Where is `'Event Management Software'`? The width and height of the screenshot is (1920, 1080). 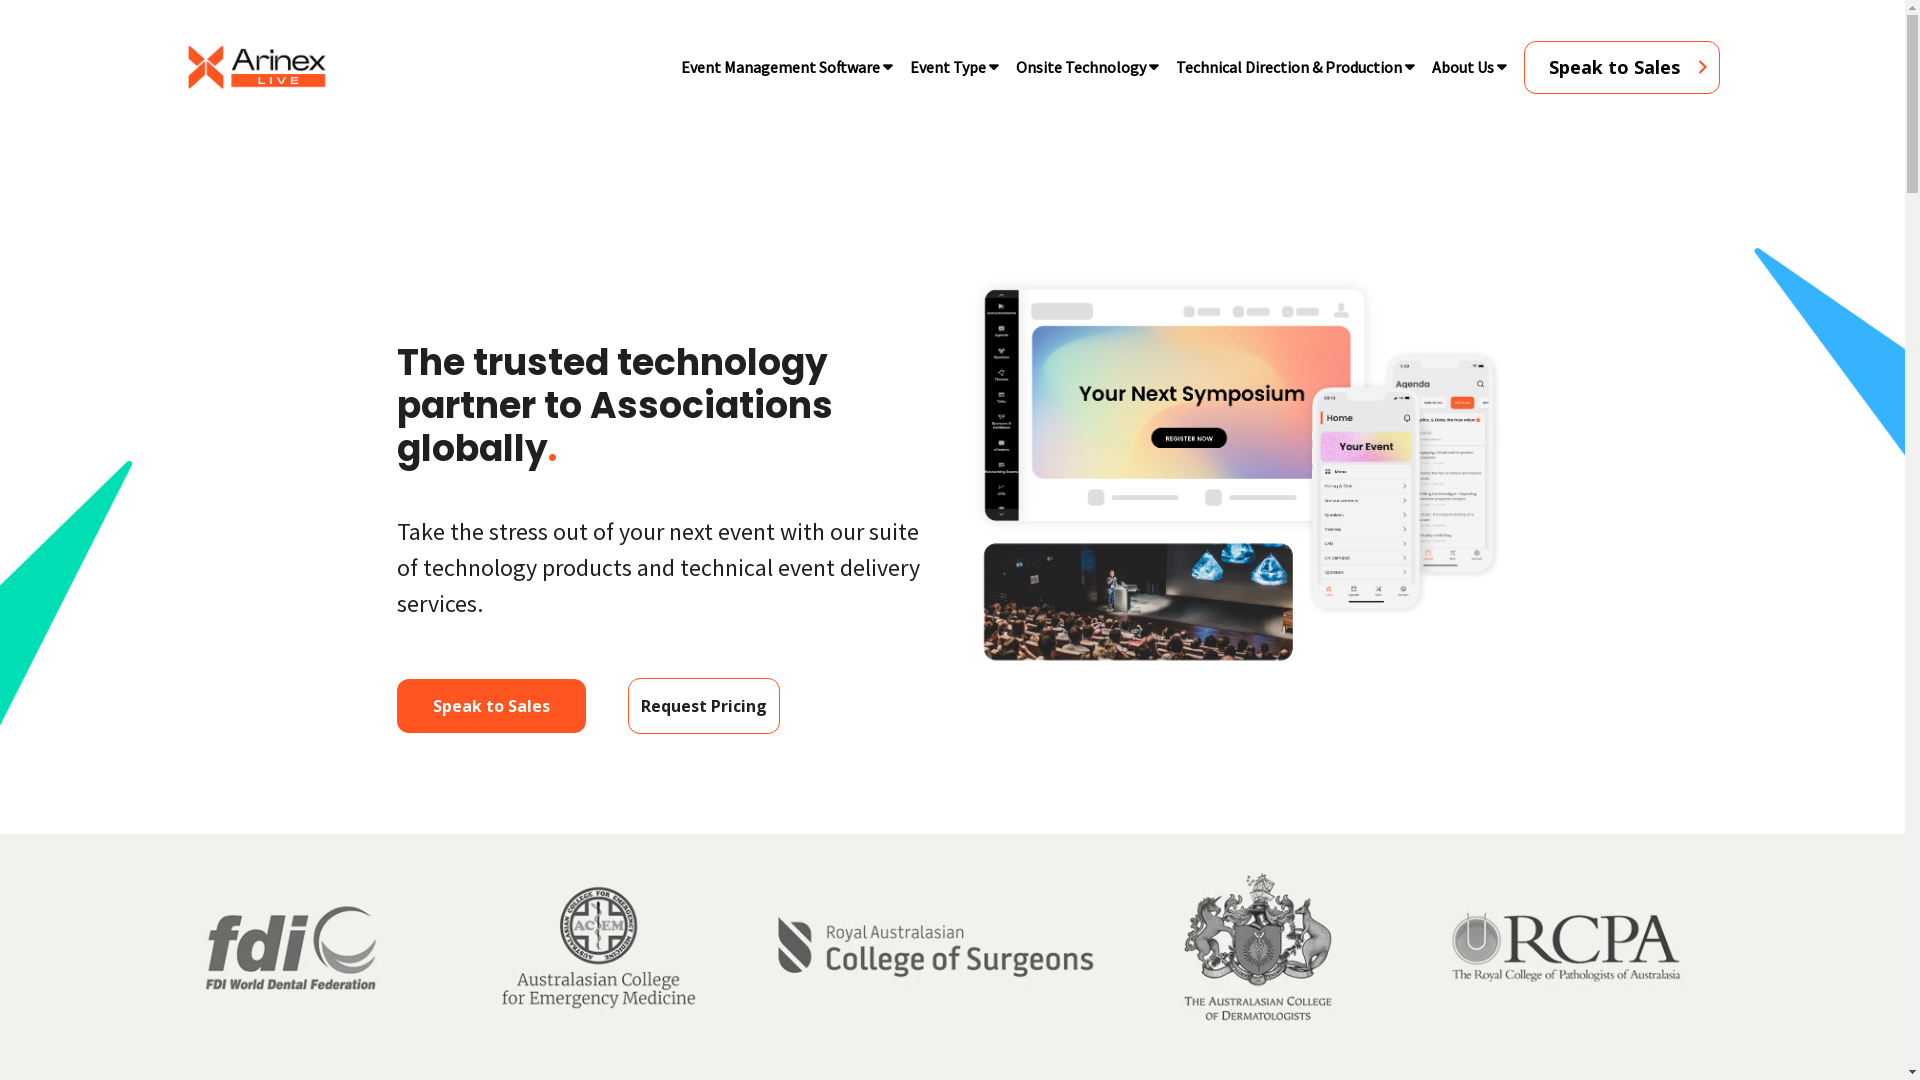 'Event Management Software' is located at coordinates (779, 65).